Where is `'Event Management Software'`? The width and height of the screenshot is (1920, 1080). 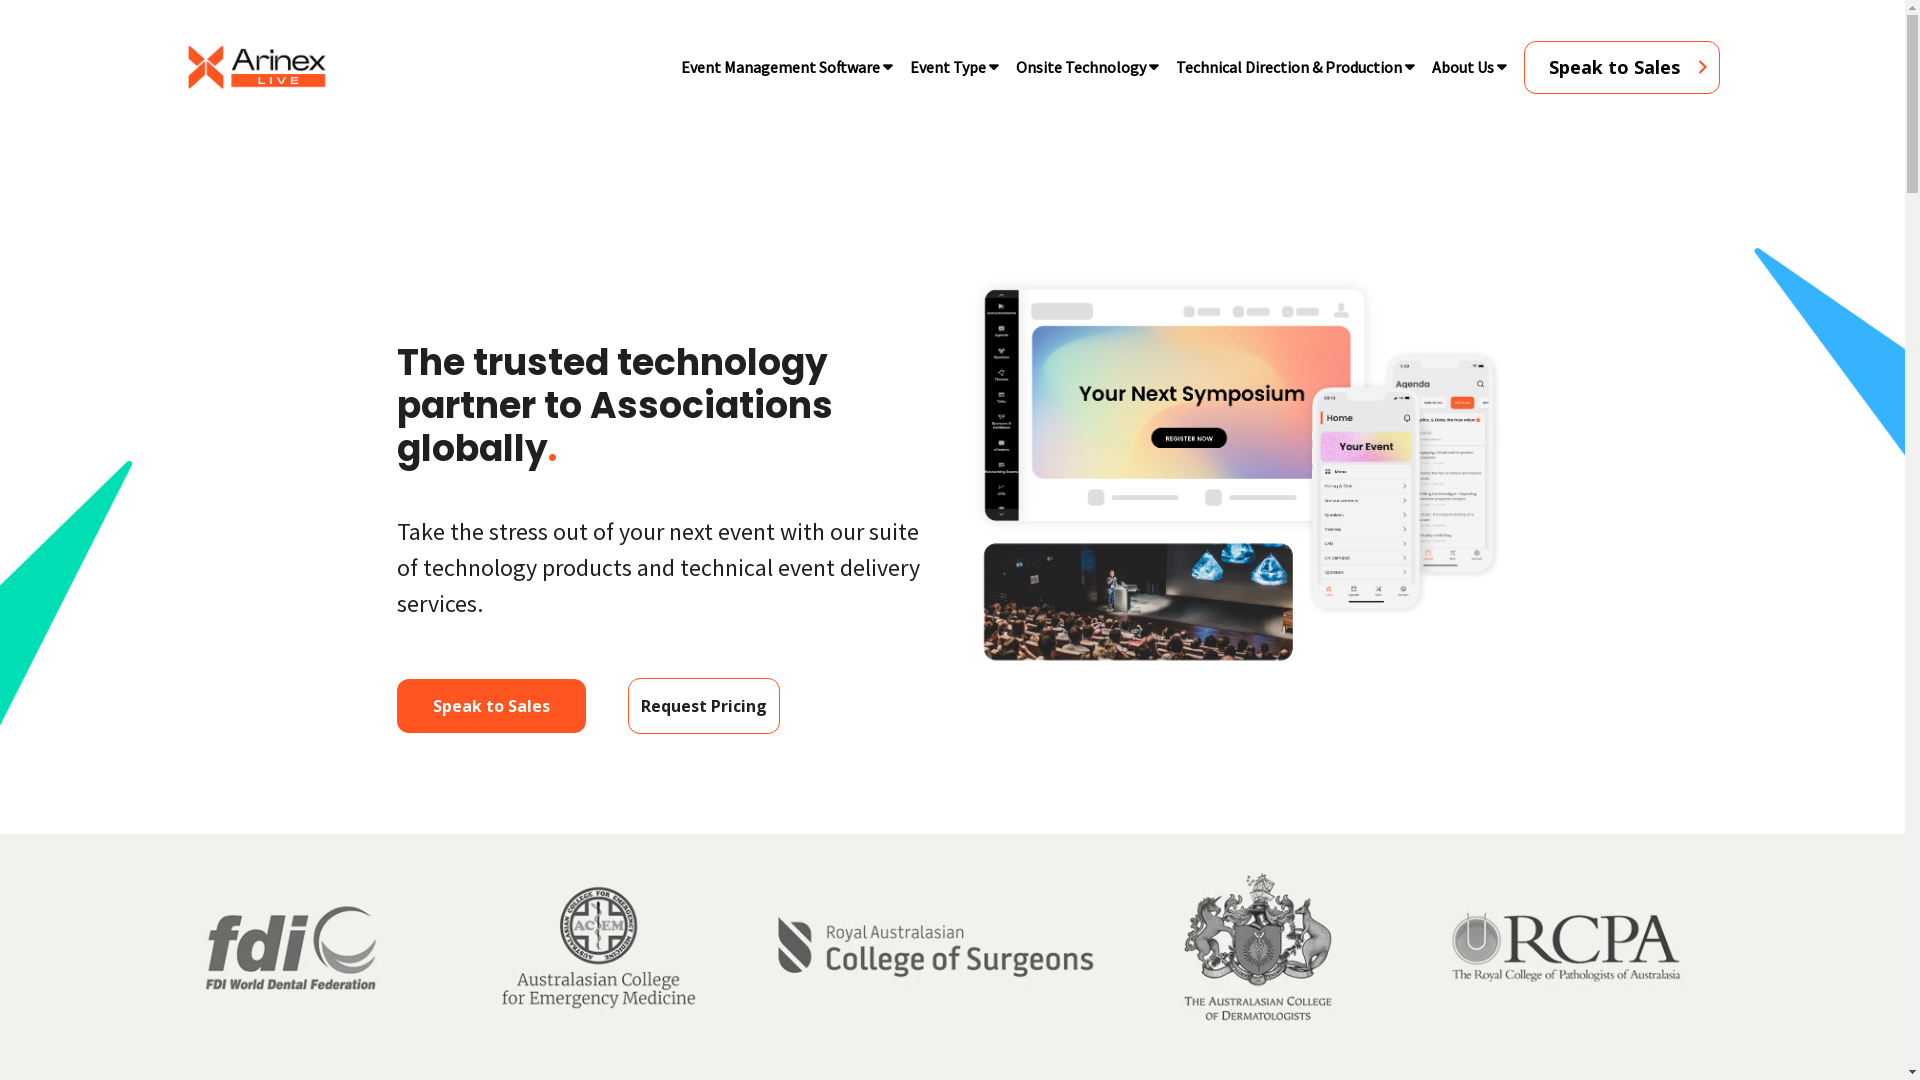 'Event Management Software' is located at coordinates (779, 65).